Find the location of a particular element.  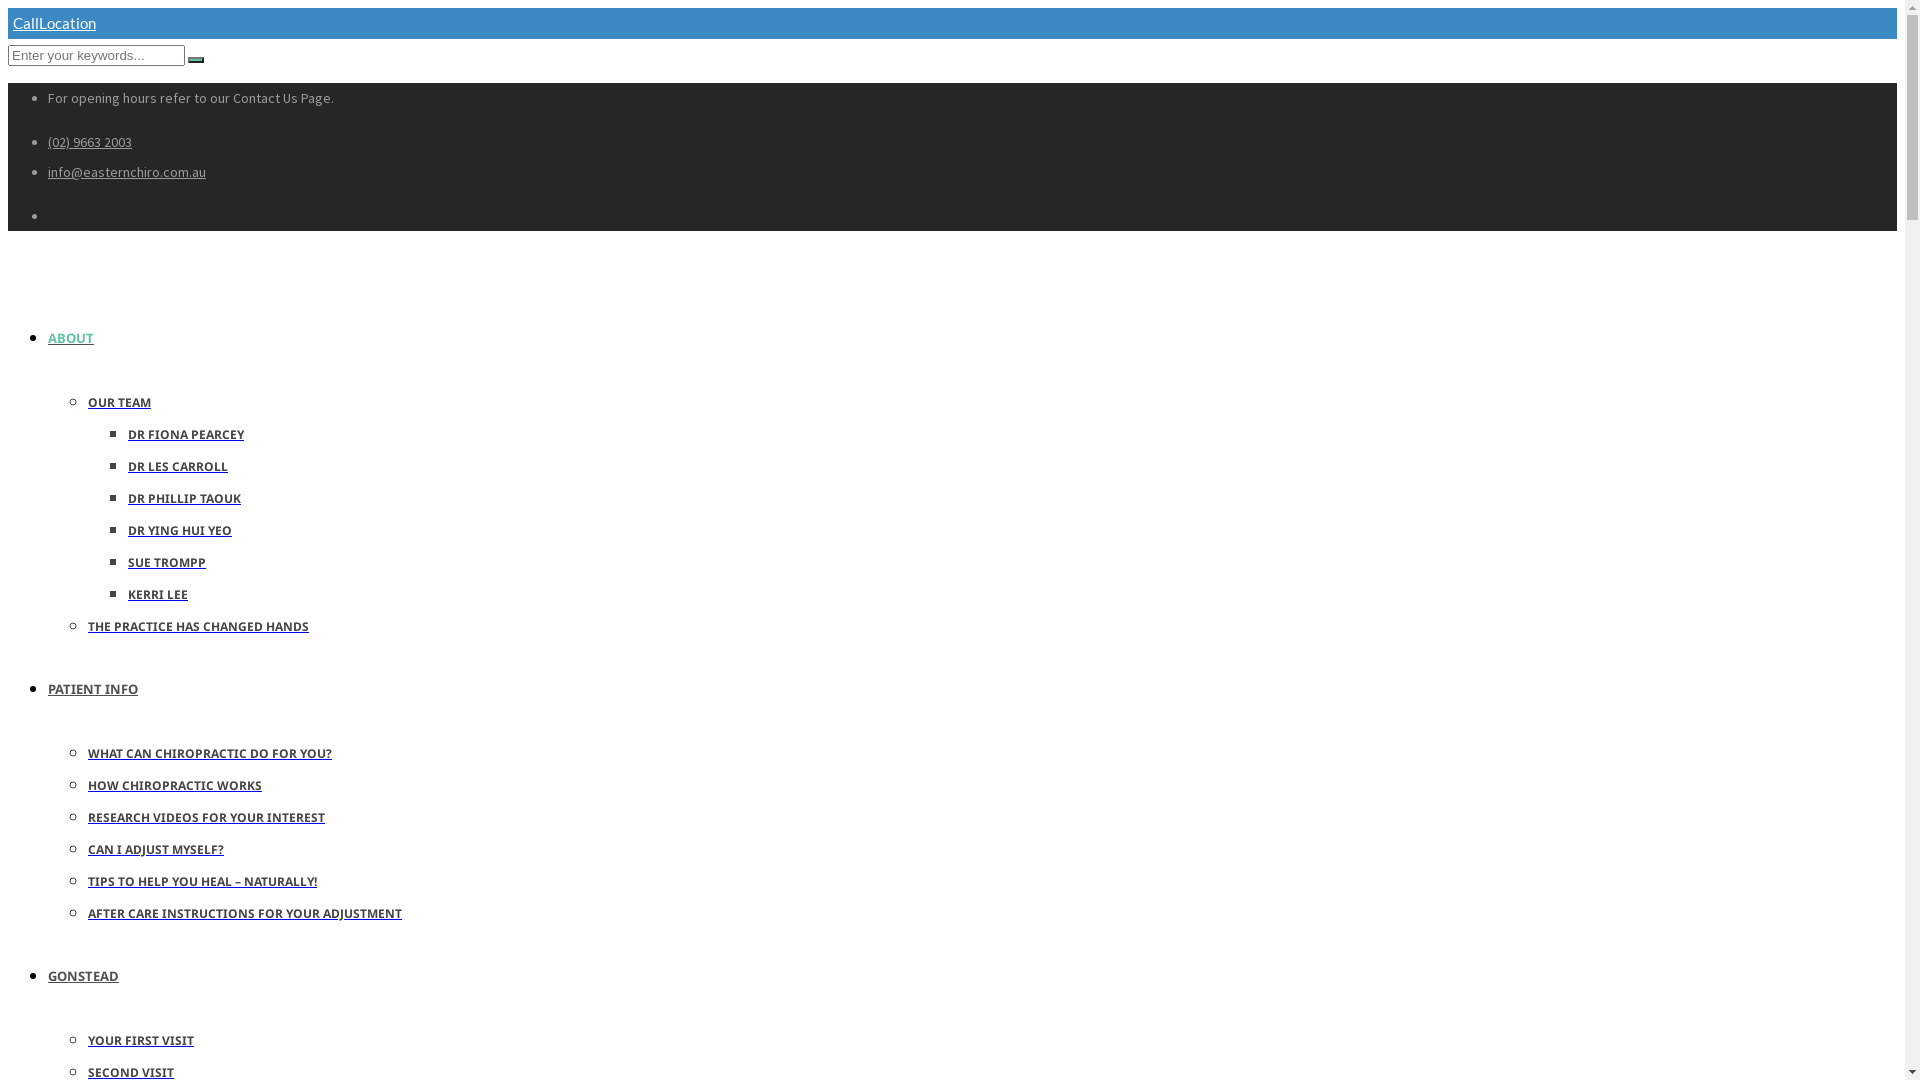

'(02) 9663 2003' is located at coordinates (89, 141).